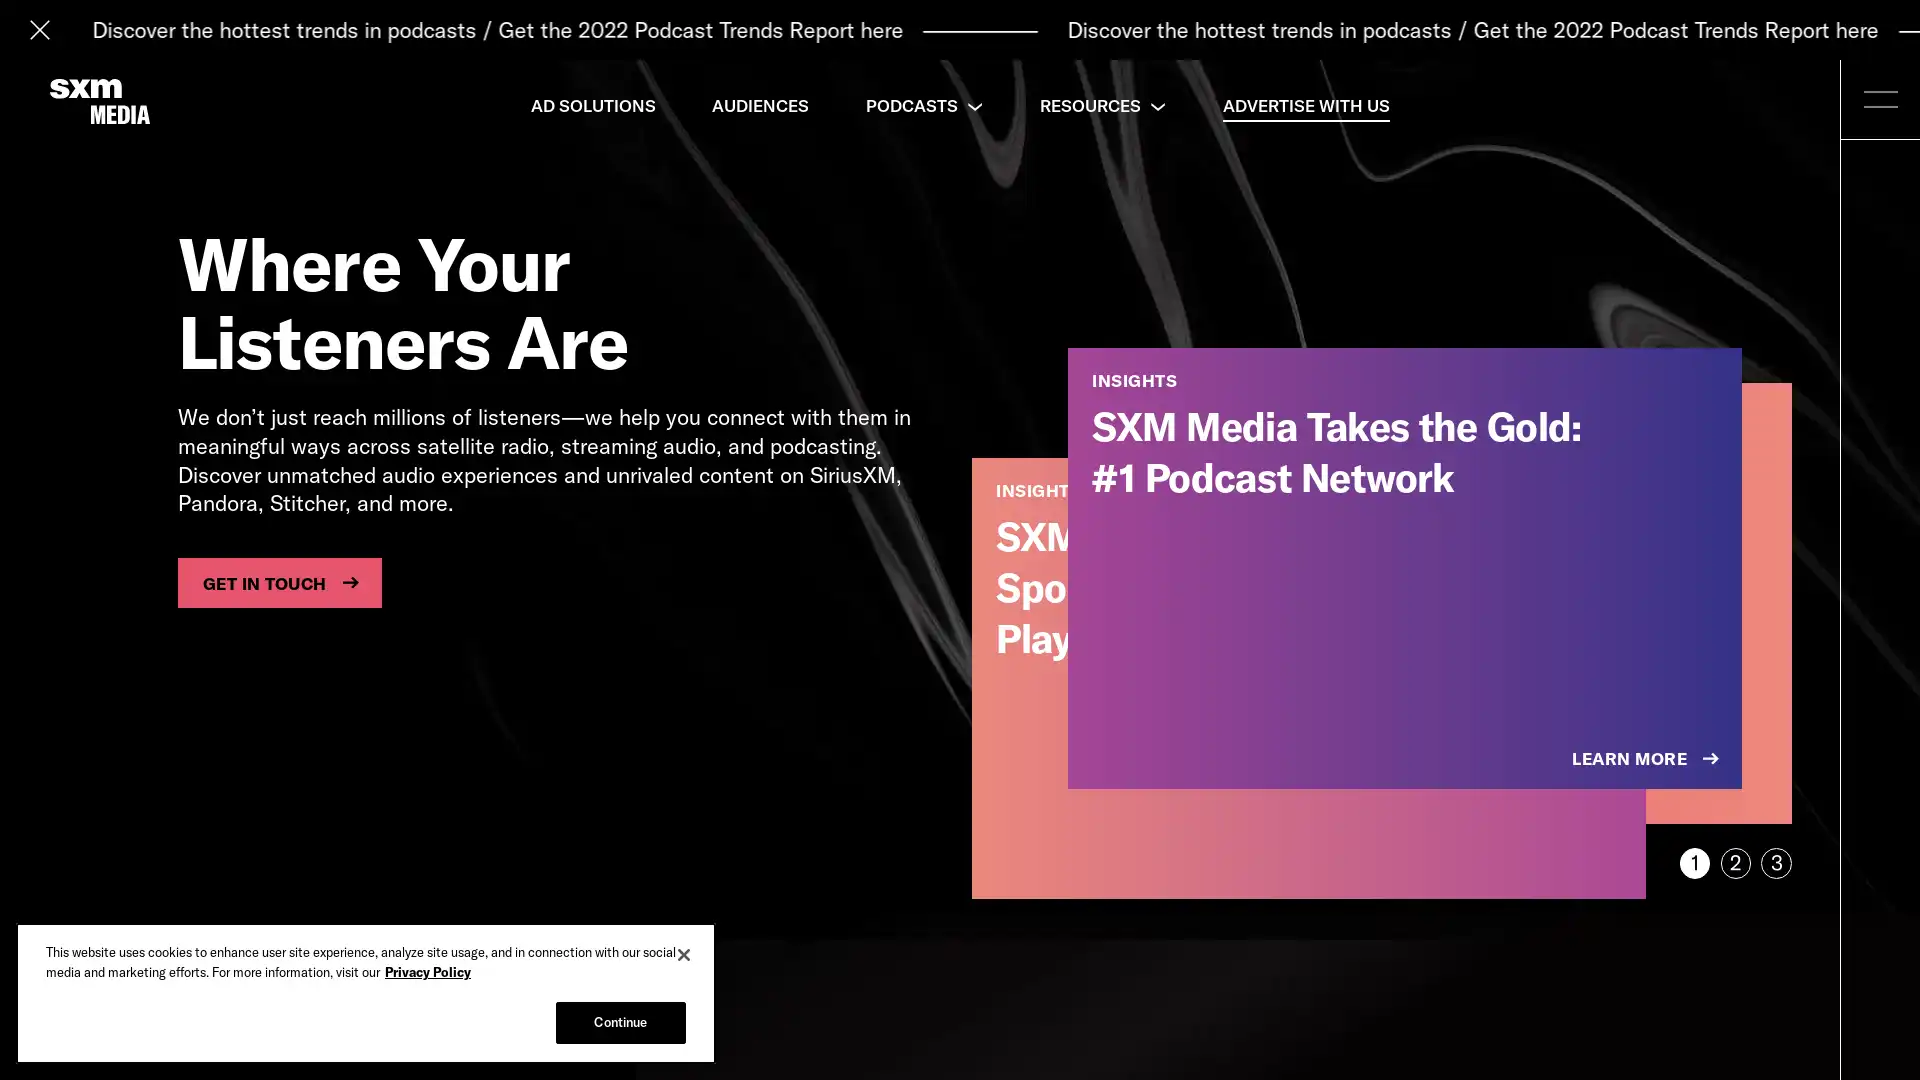 This screenshot has width=1920, height=1080. I want to click on LEARN MORE, so click(1647, 759).